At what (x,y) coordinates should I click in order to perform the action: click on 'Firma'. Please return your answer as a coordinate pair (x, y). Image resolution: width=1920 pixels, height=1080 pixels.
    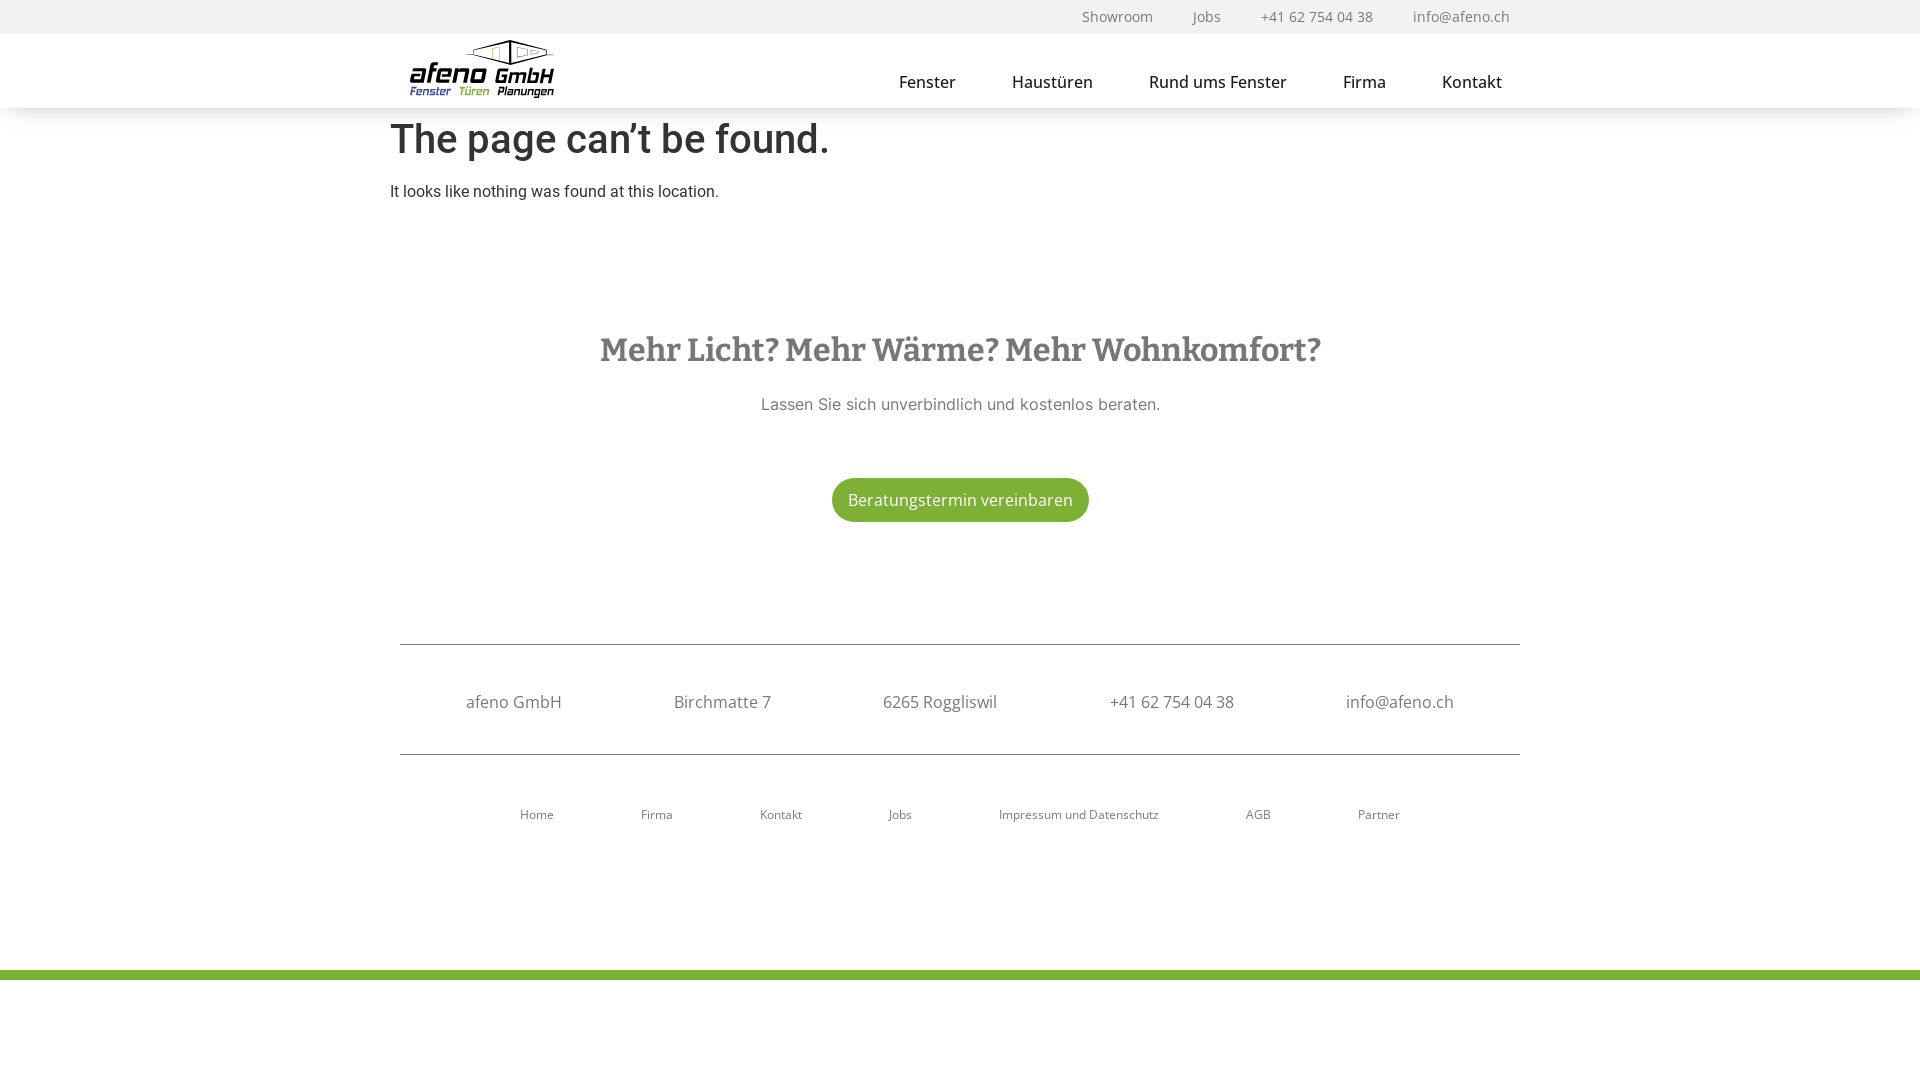
    Looking at the image, I should click on (624, 814).